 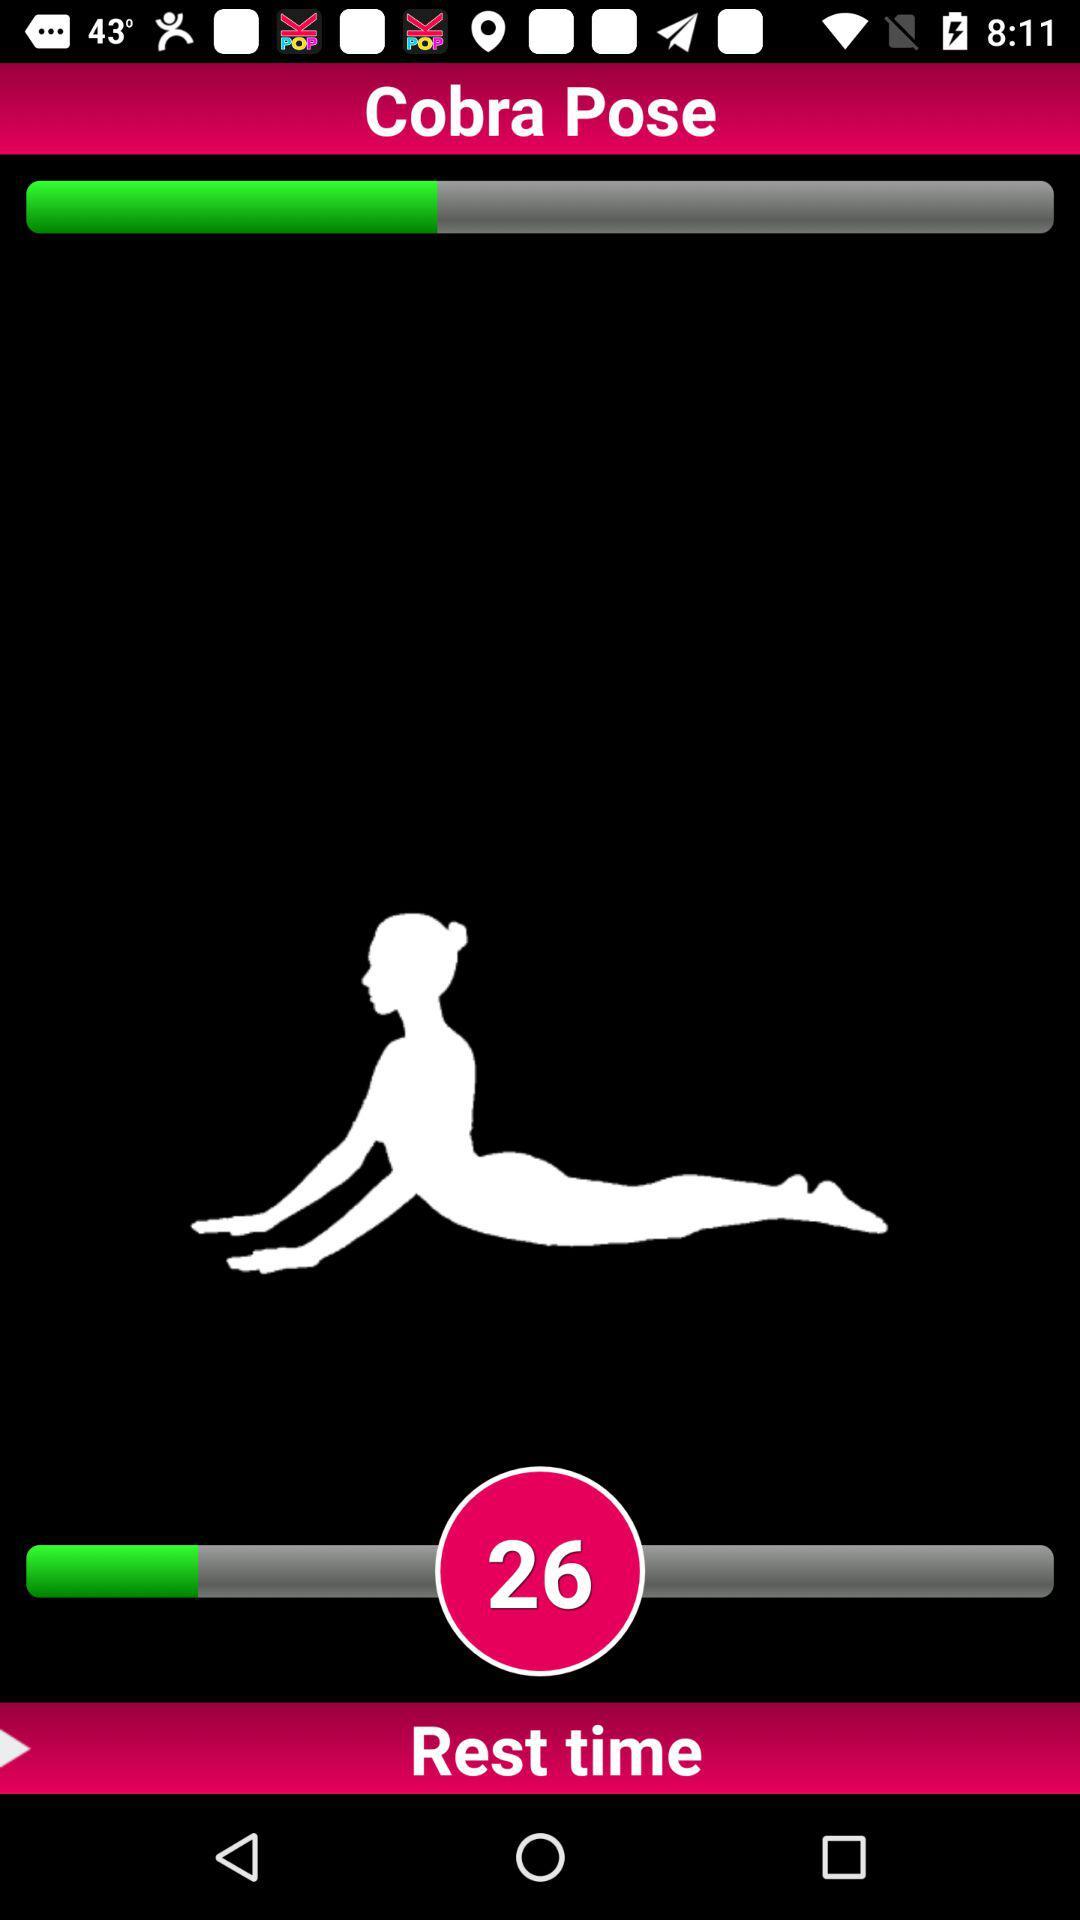 What do you see at coordinates (540, 1747) in the screenshot?
I see `rest time` at bounding box center [540, 1747].